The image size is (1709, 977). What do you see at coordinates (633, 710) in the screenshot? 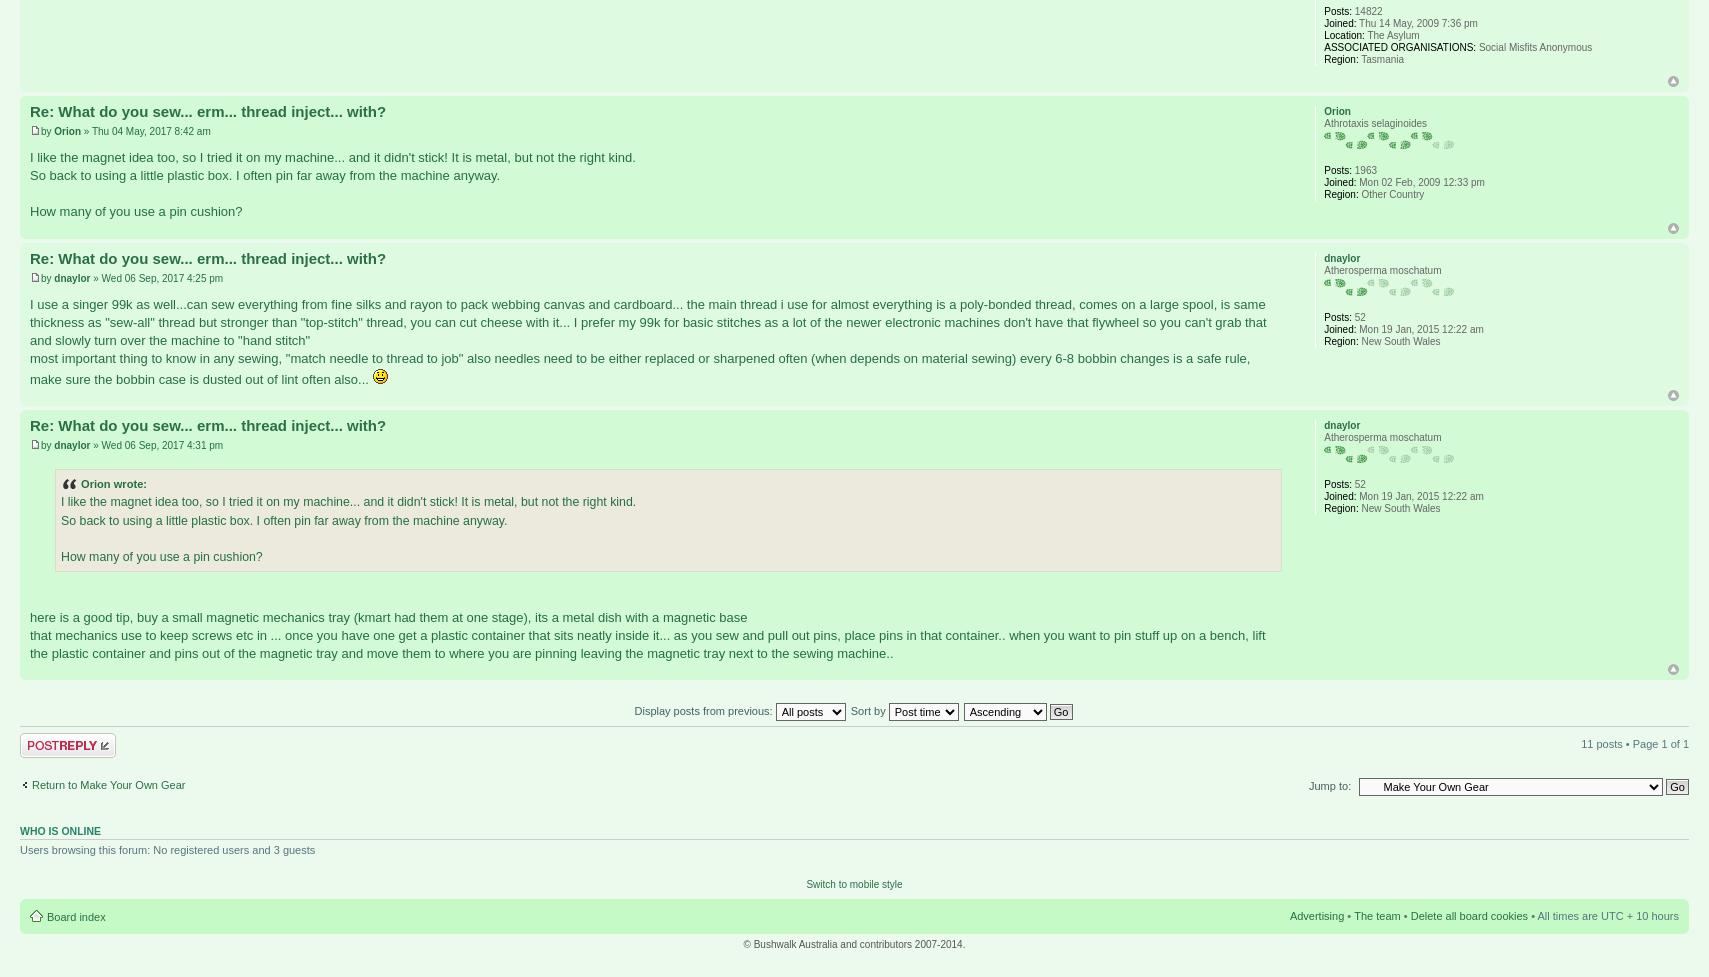
I see `'Display posts from previous:'` at bounding box center [633, 710].